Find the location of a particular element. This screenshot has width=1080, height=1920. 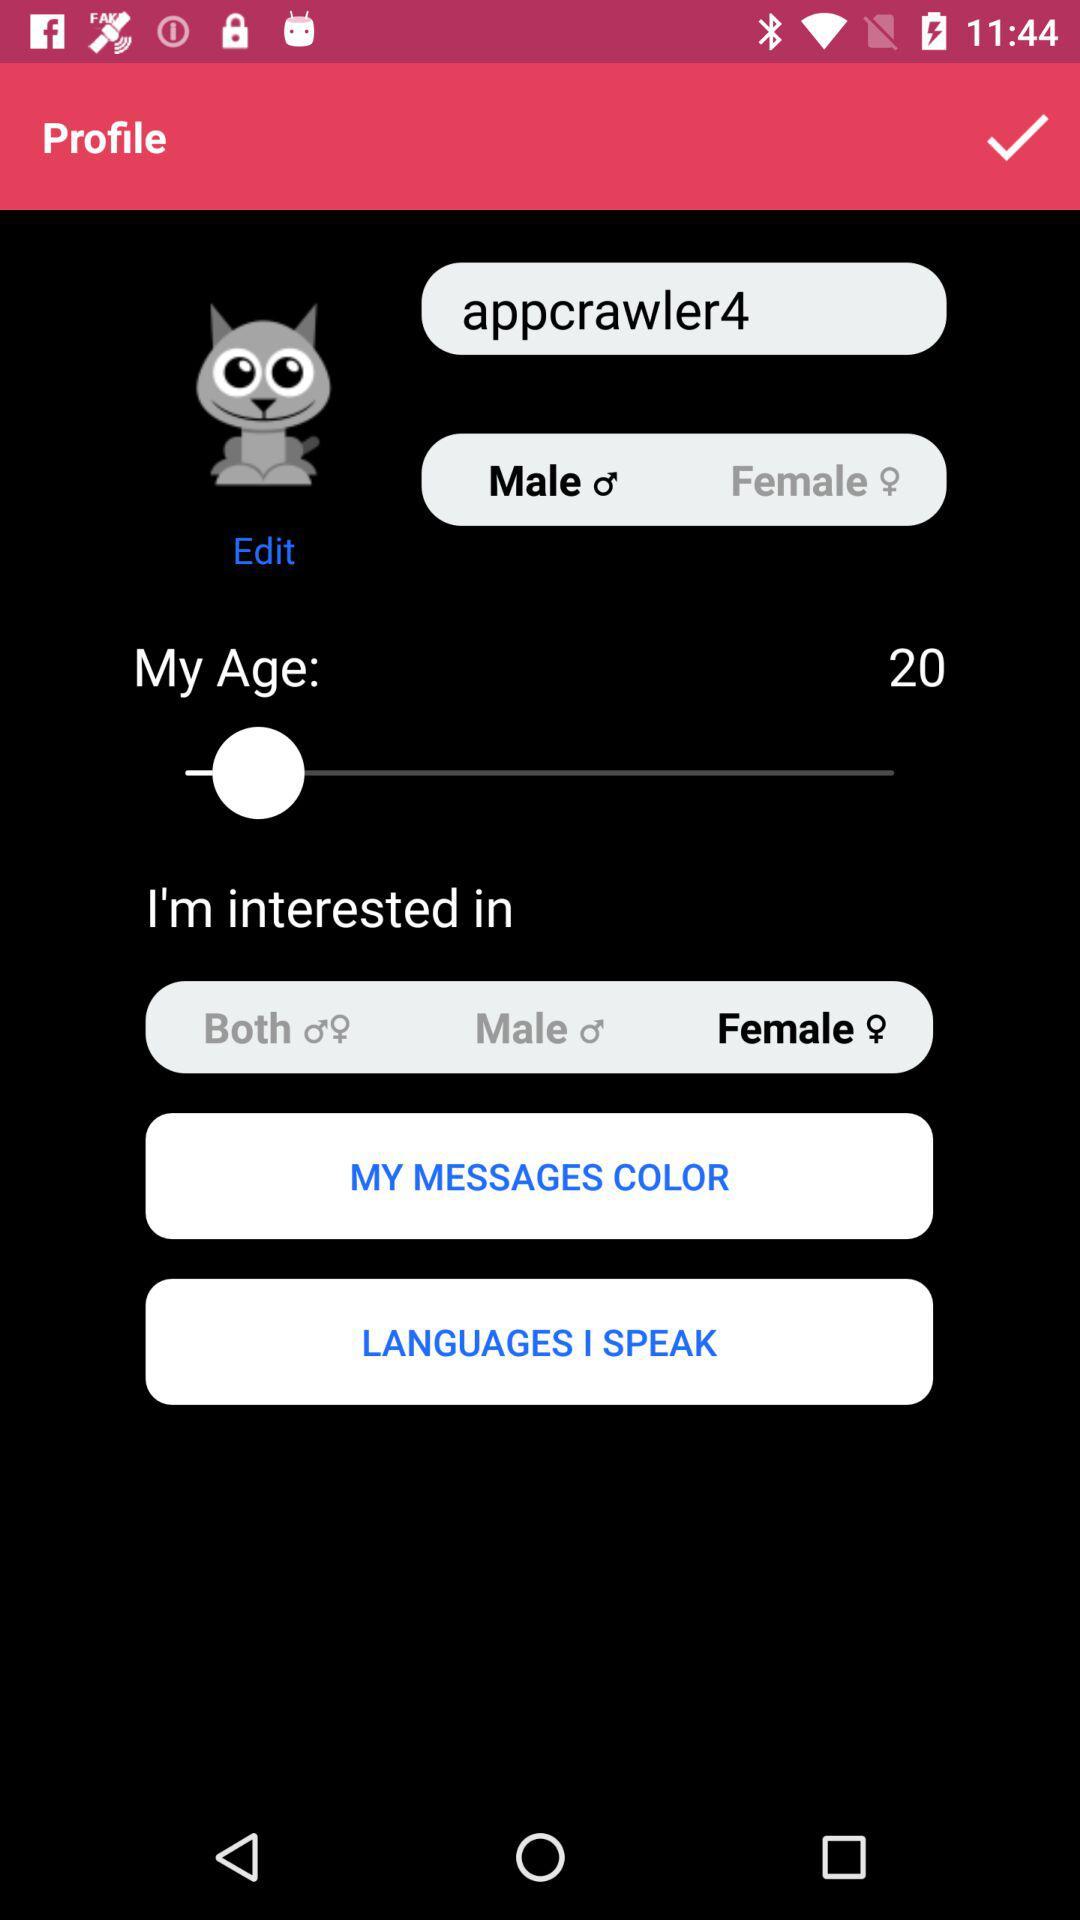

the my messages color icon is located at coordinates (538, 1176).